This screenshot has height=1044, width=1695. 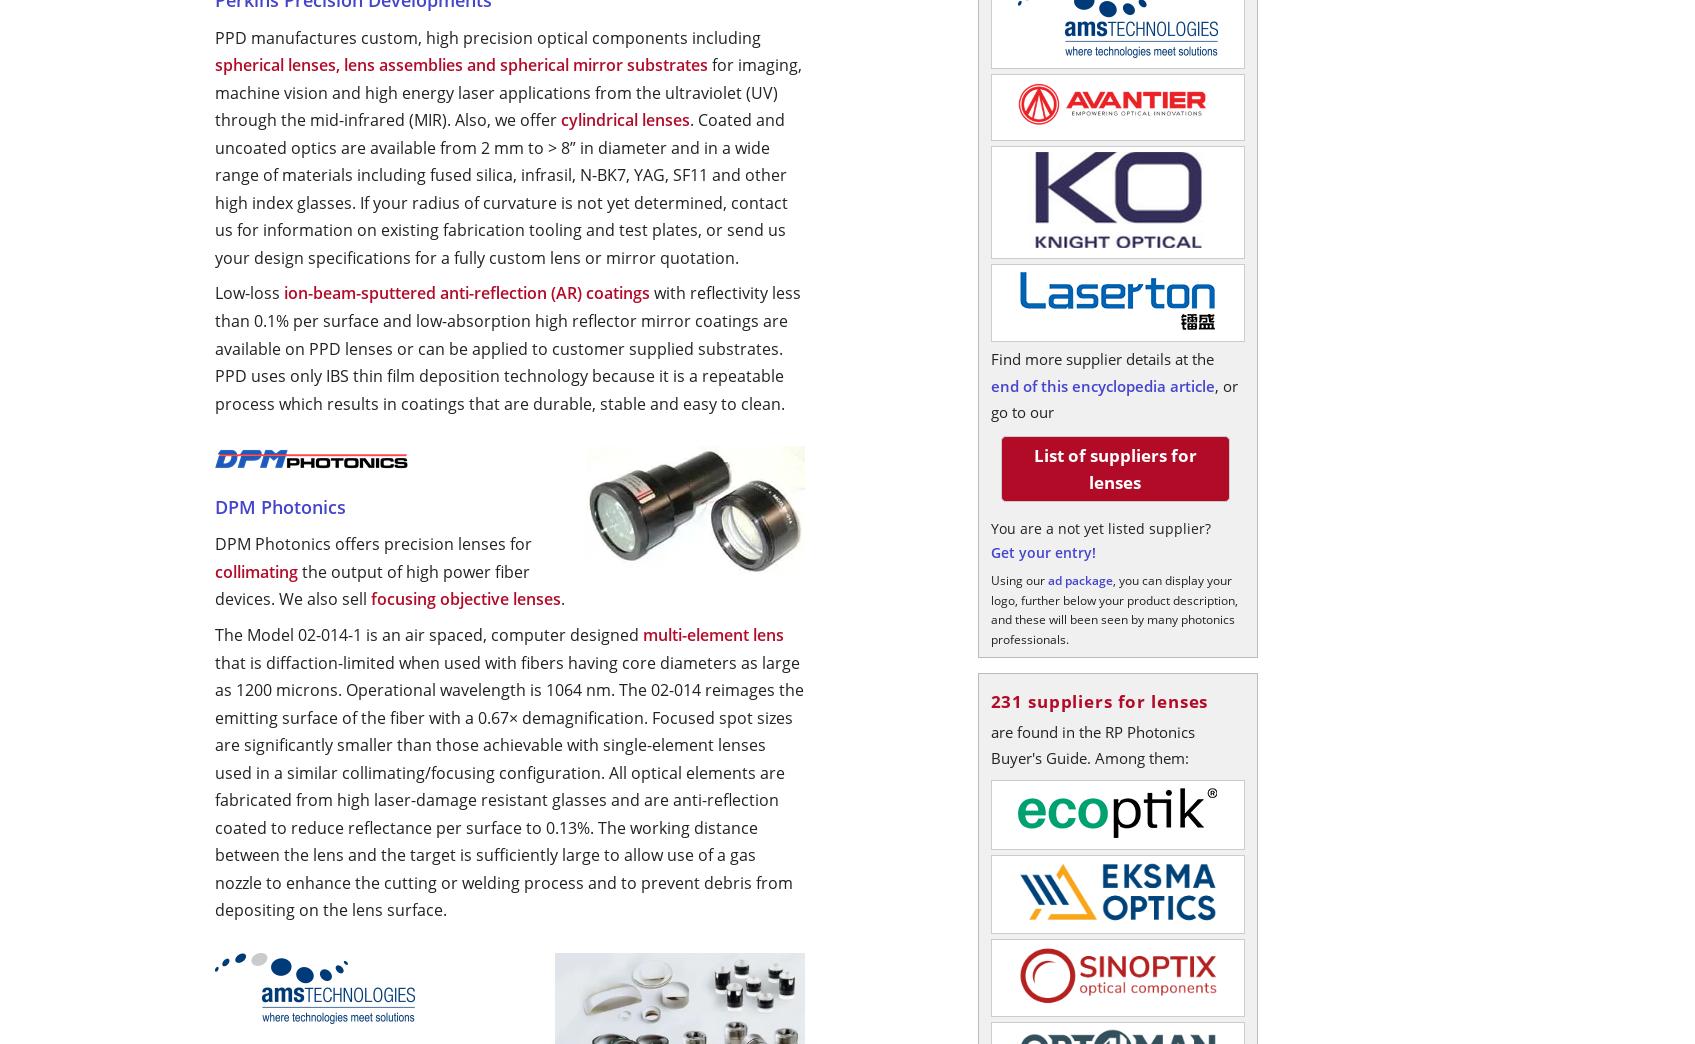 What do you see at coordinates (371, 583) in the screenshot?
I see `'the output of high power fiber devices. We also sell'` at bounding box center [371, 583].